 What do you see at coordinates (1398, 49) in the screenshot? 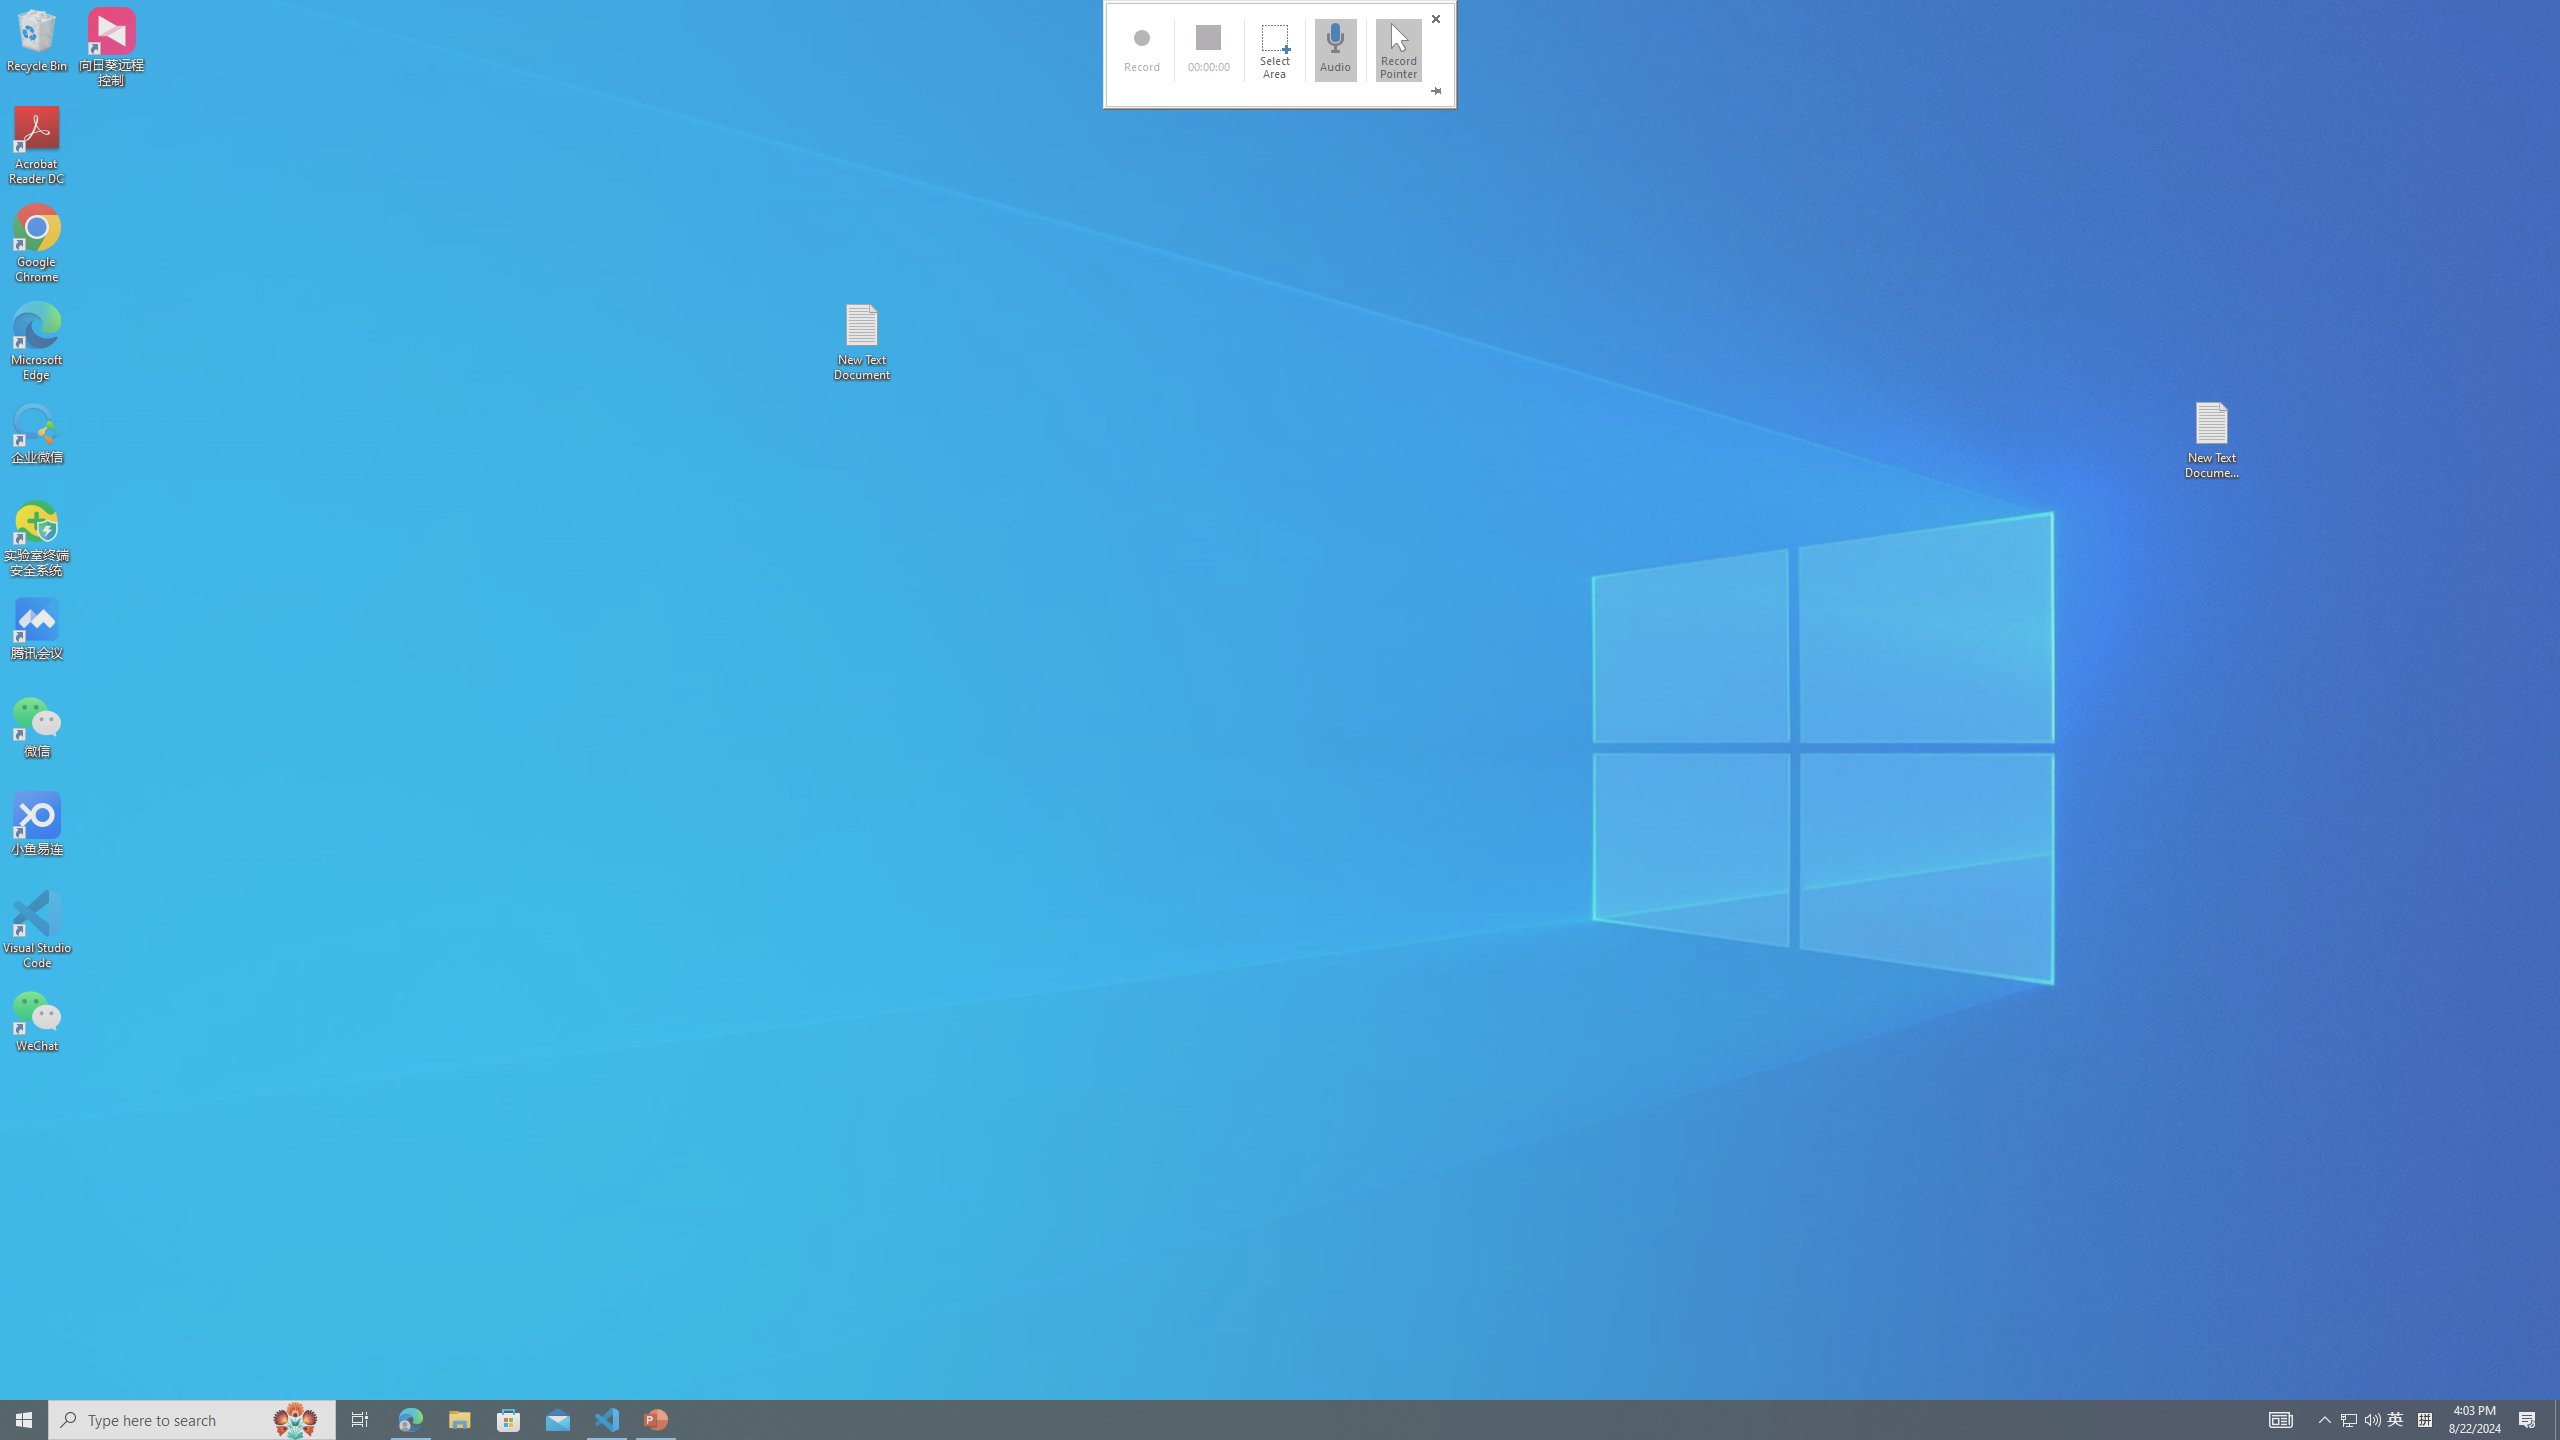
I see `'Record Pointer'` at bounding box center [1398, 49].